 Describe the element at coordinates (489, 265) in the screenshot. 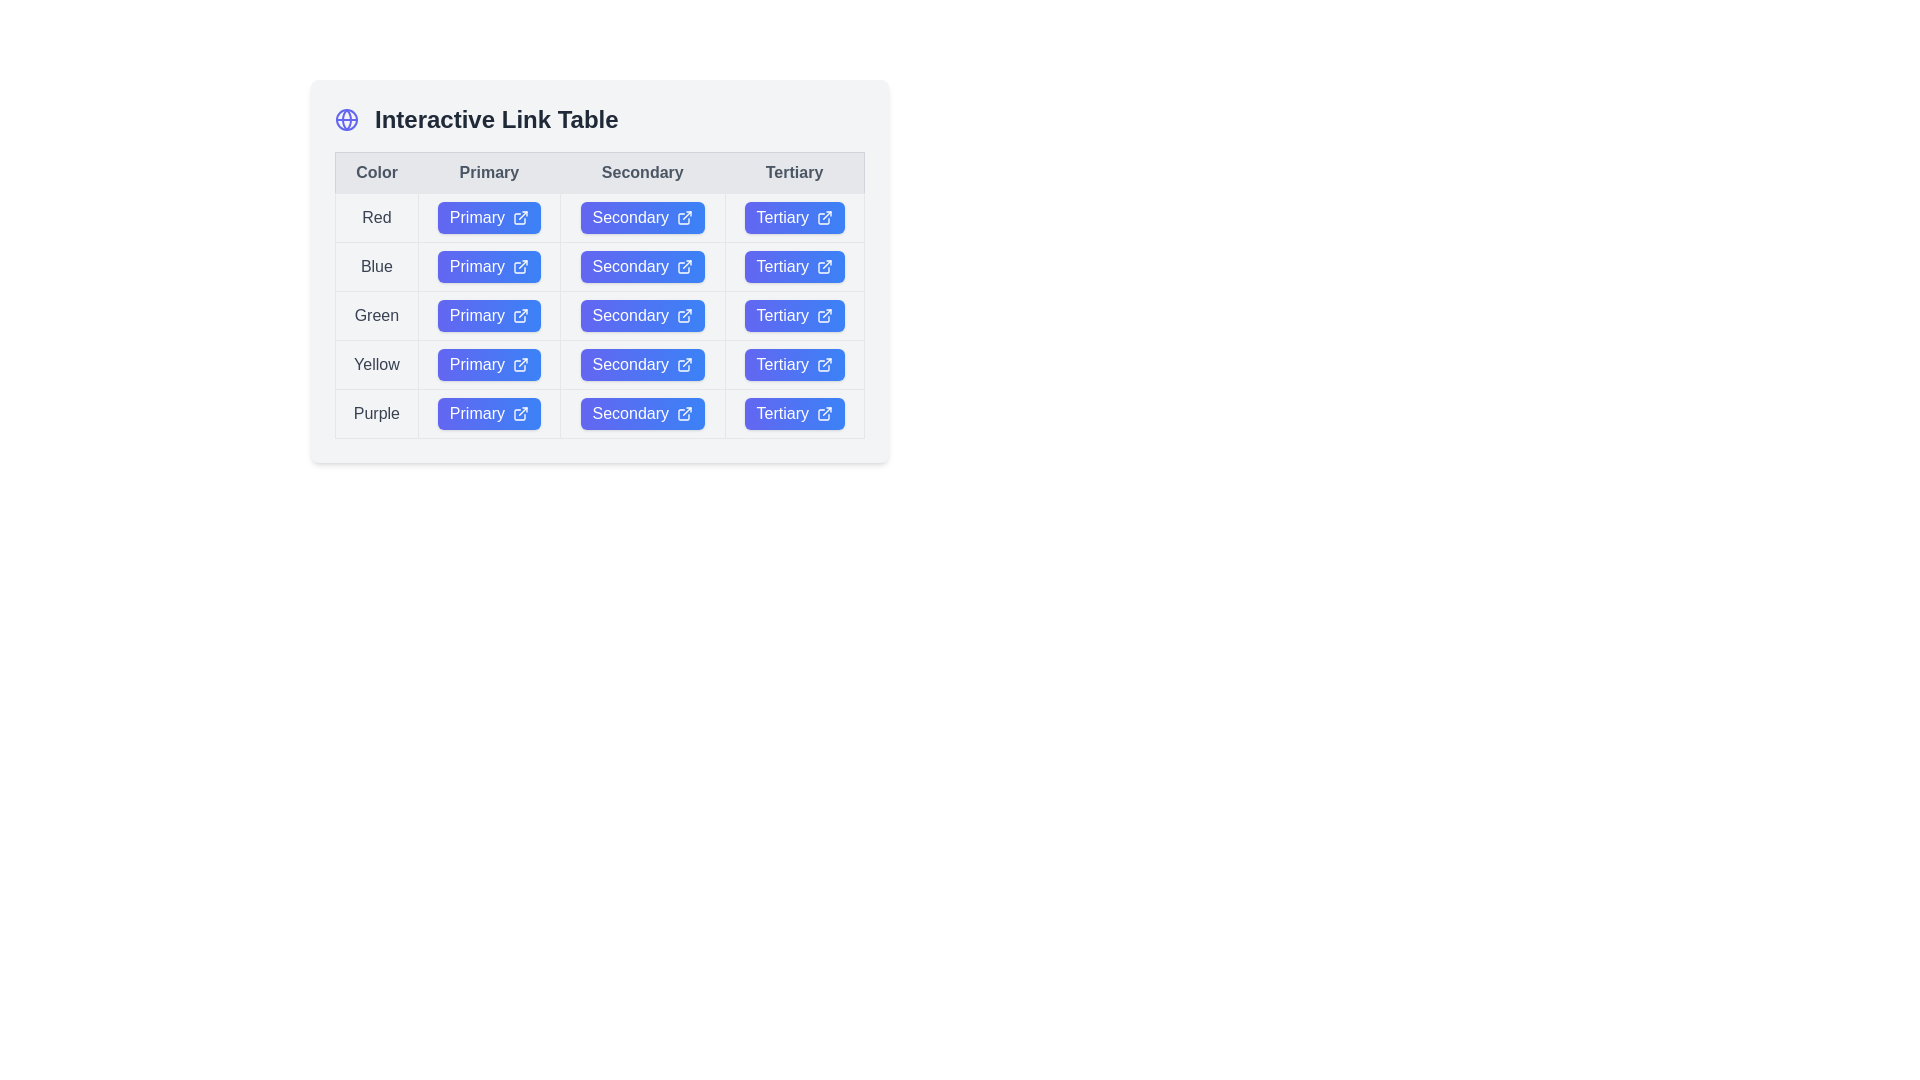

I see `the navigational button labeled 'Primary' located in the second row of the table under the 'Blue' color row` at that location.